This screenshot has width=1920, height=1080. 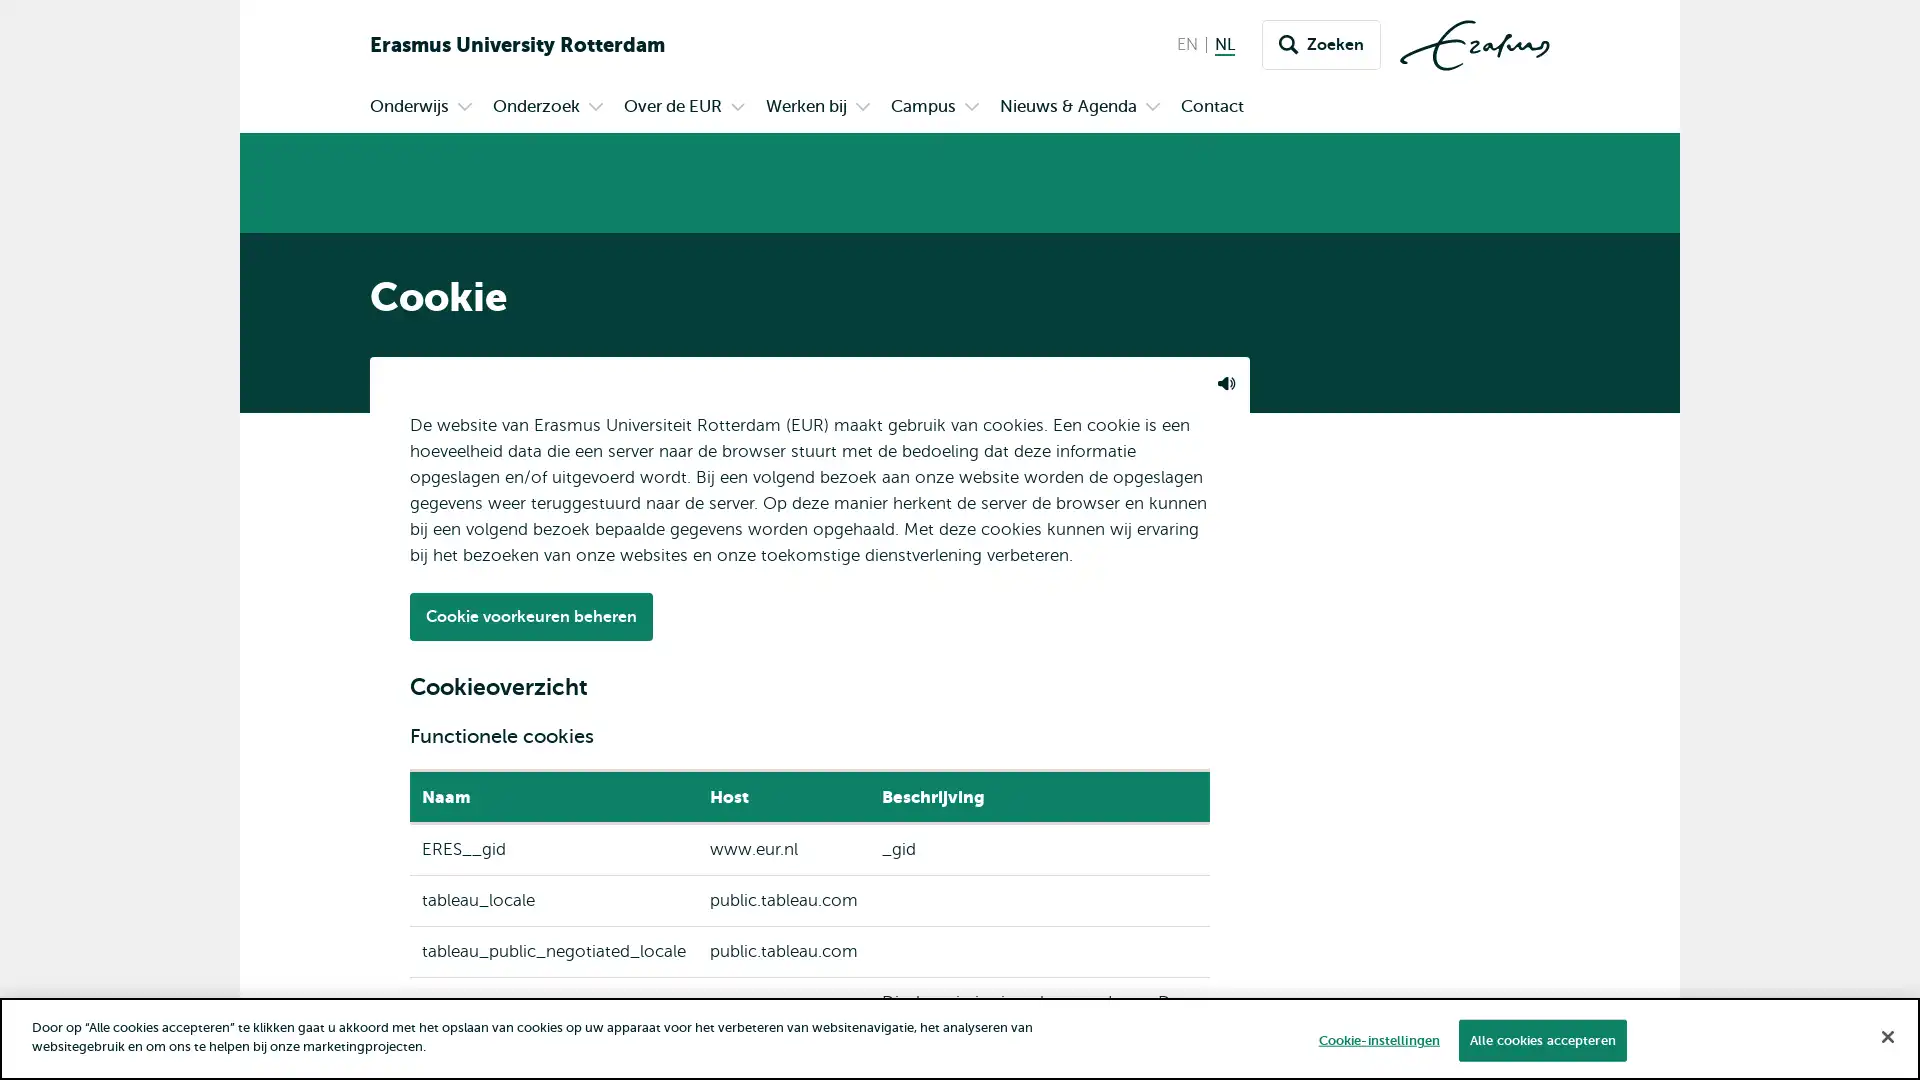 I want to click on Cookie-instellingen, so click(x=1377, y=1039).